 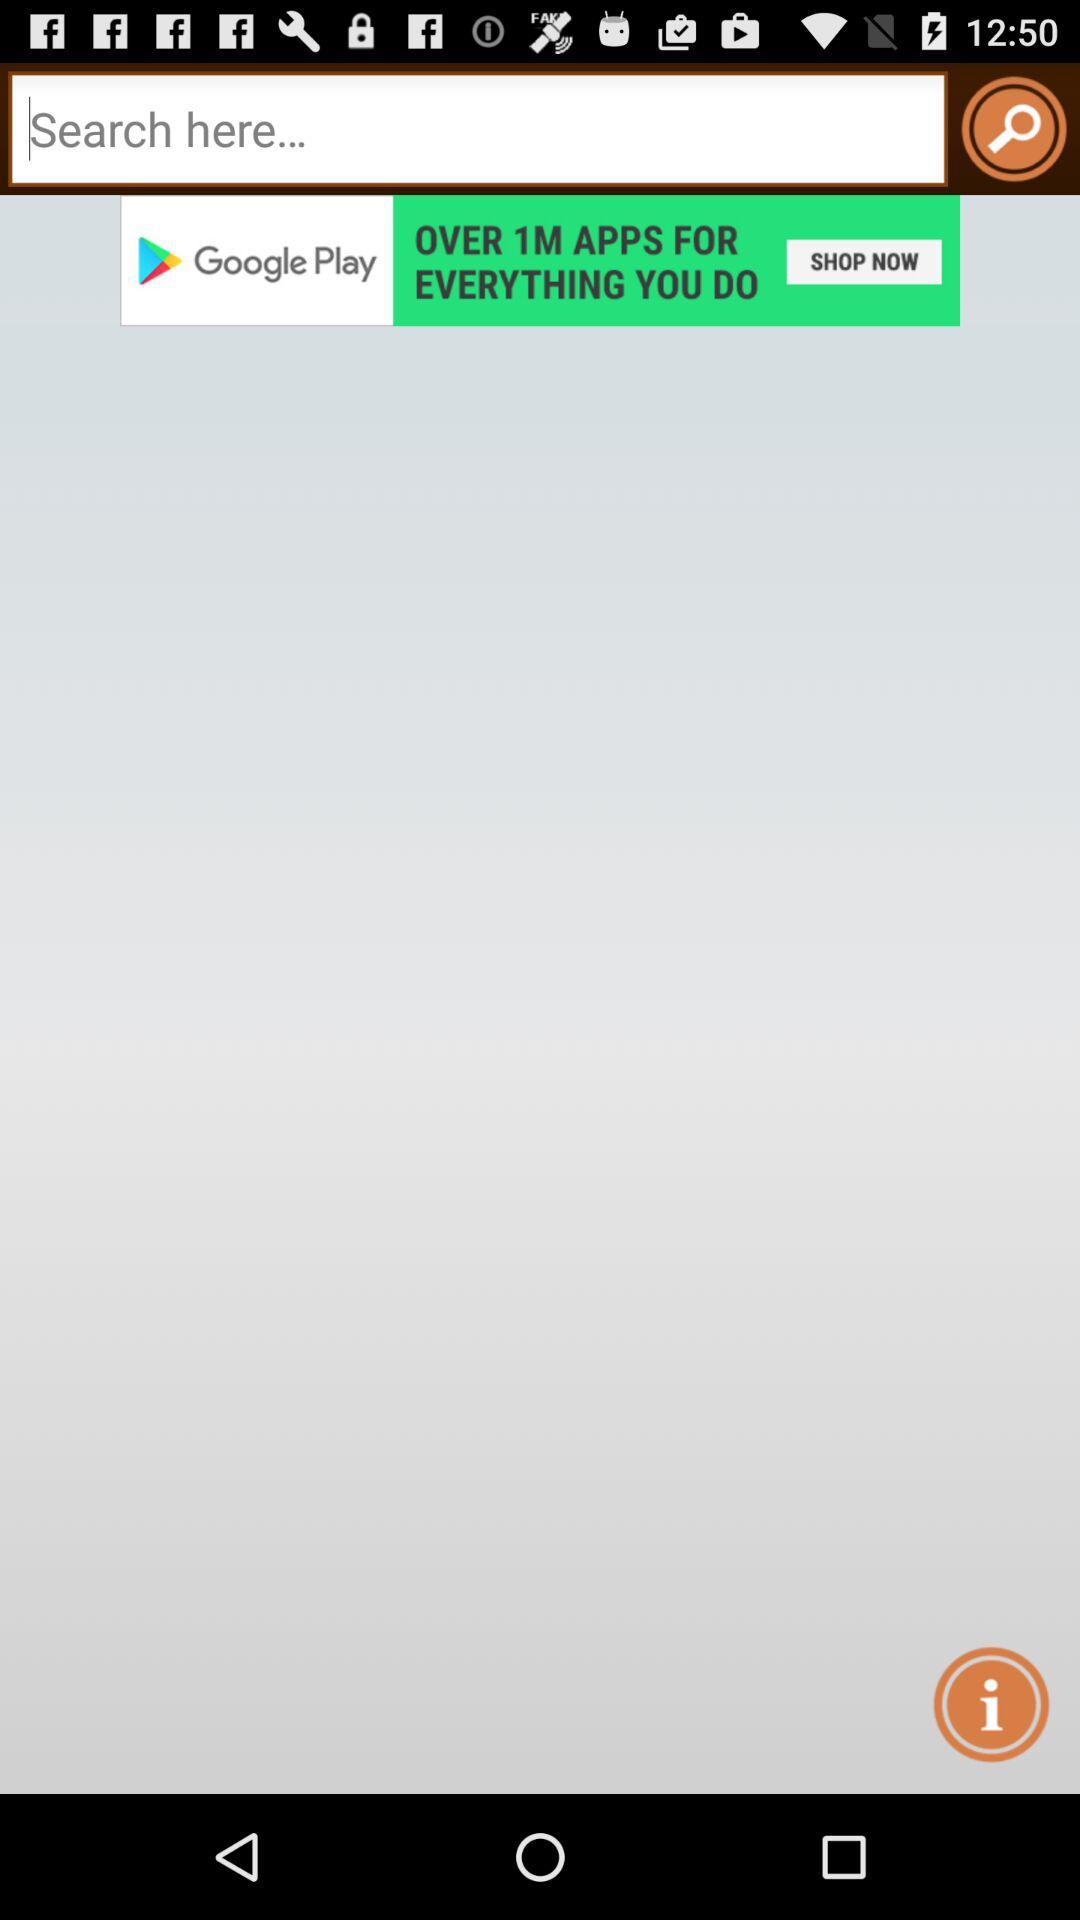 What do you see at coordinates (478, 128) in the screenshot?
I see `search option` at bounding box center [478, 128].